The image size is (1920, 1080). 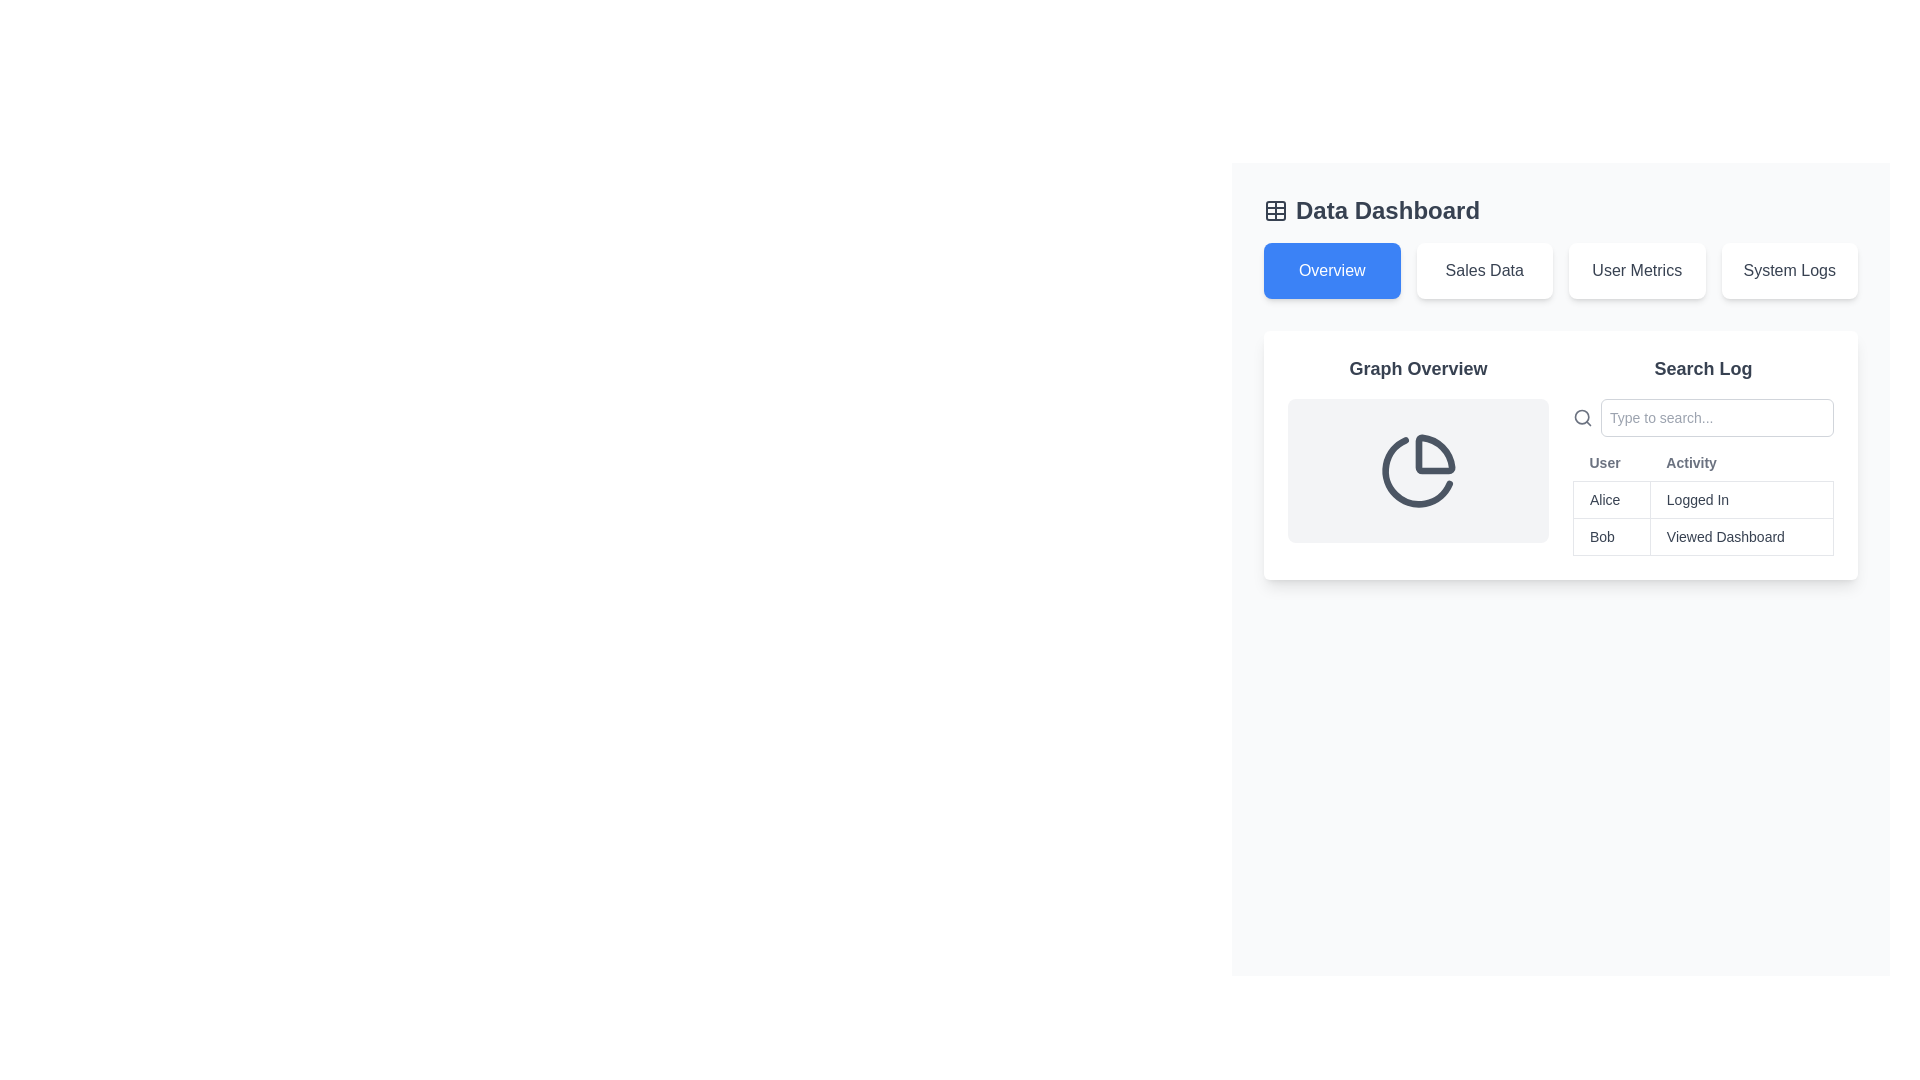 I want to click on the 'Overview' navigational button located at the leftmost position of the button group in the upper section of the interface, so click(x=1332, y=270).